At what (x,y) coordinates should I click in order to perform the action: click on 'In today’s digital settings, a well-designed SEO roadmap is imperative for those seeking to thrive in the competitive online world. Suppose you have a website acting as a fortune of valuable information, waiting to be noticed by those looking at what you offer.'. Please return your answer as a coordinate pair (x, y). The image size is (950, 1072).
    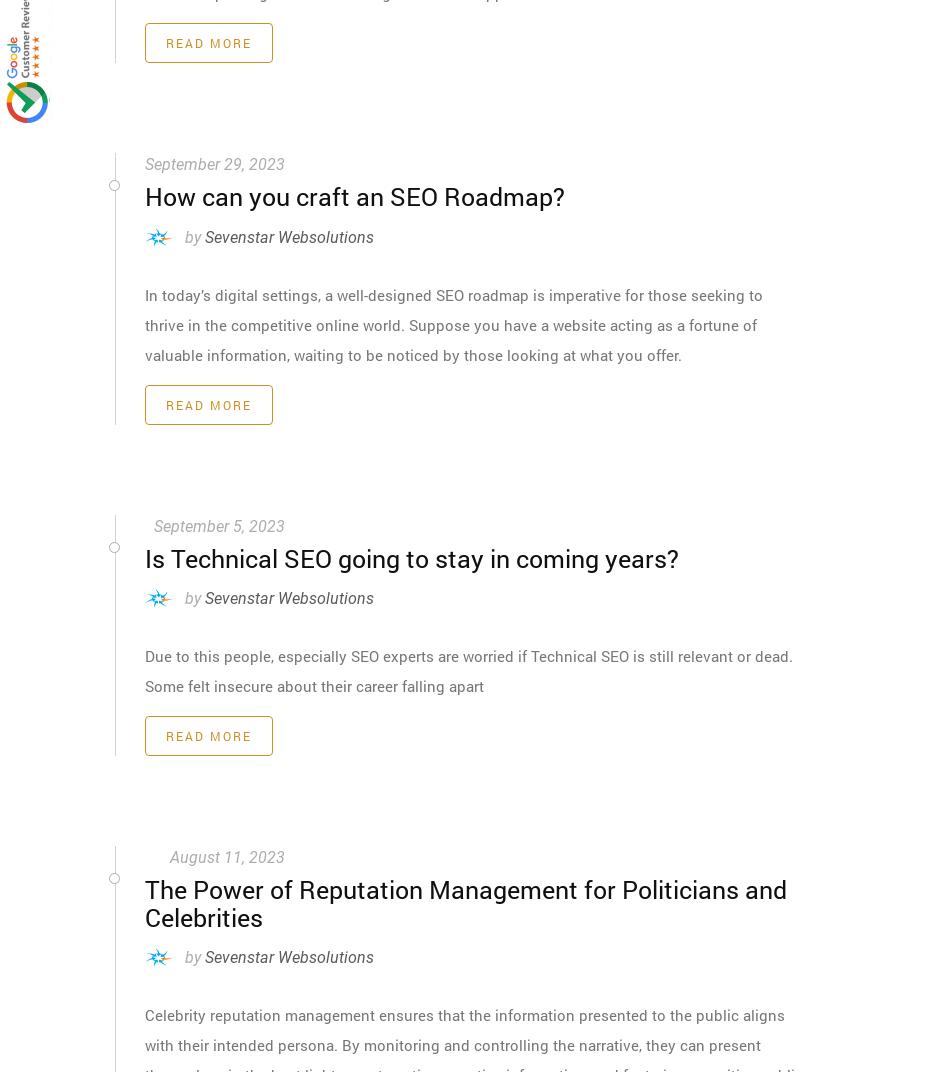
    Looking at the image, I should click on (453, 322).